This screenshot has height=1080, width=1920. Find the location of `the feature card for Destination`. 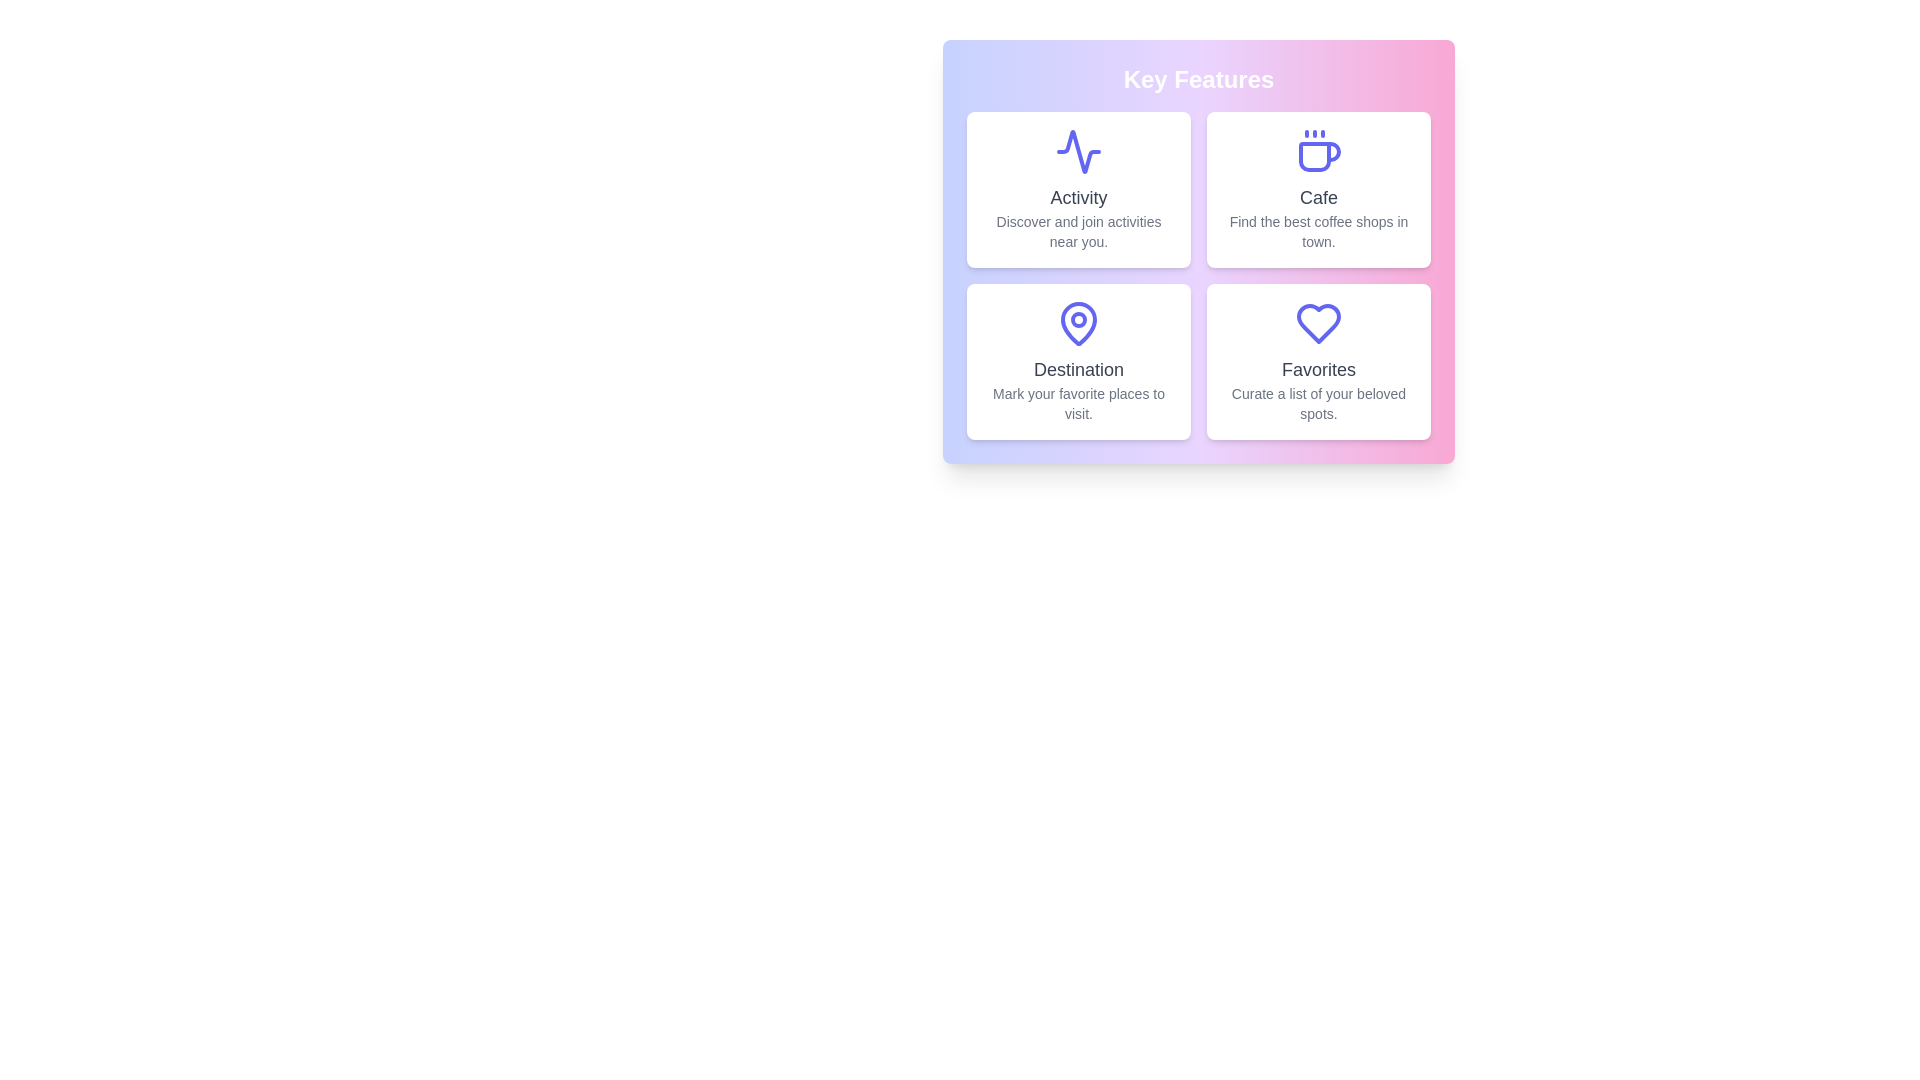

the feature card for Destination is located at coordinates (1078, 362).